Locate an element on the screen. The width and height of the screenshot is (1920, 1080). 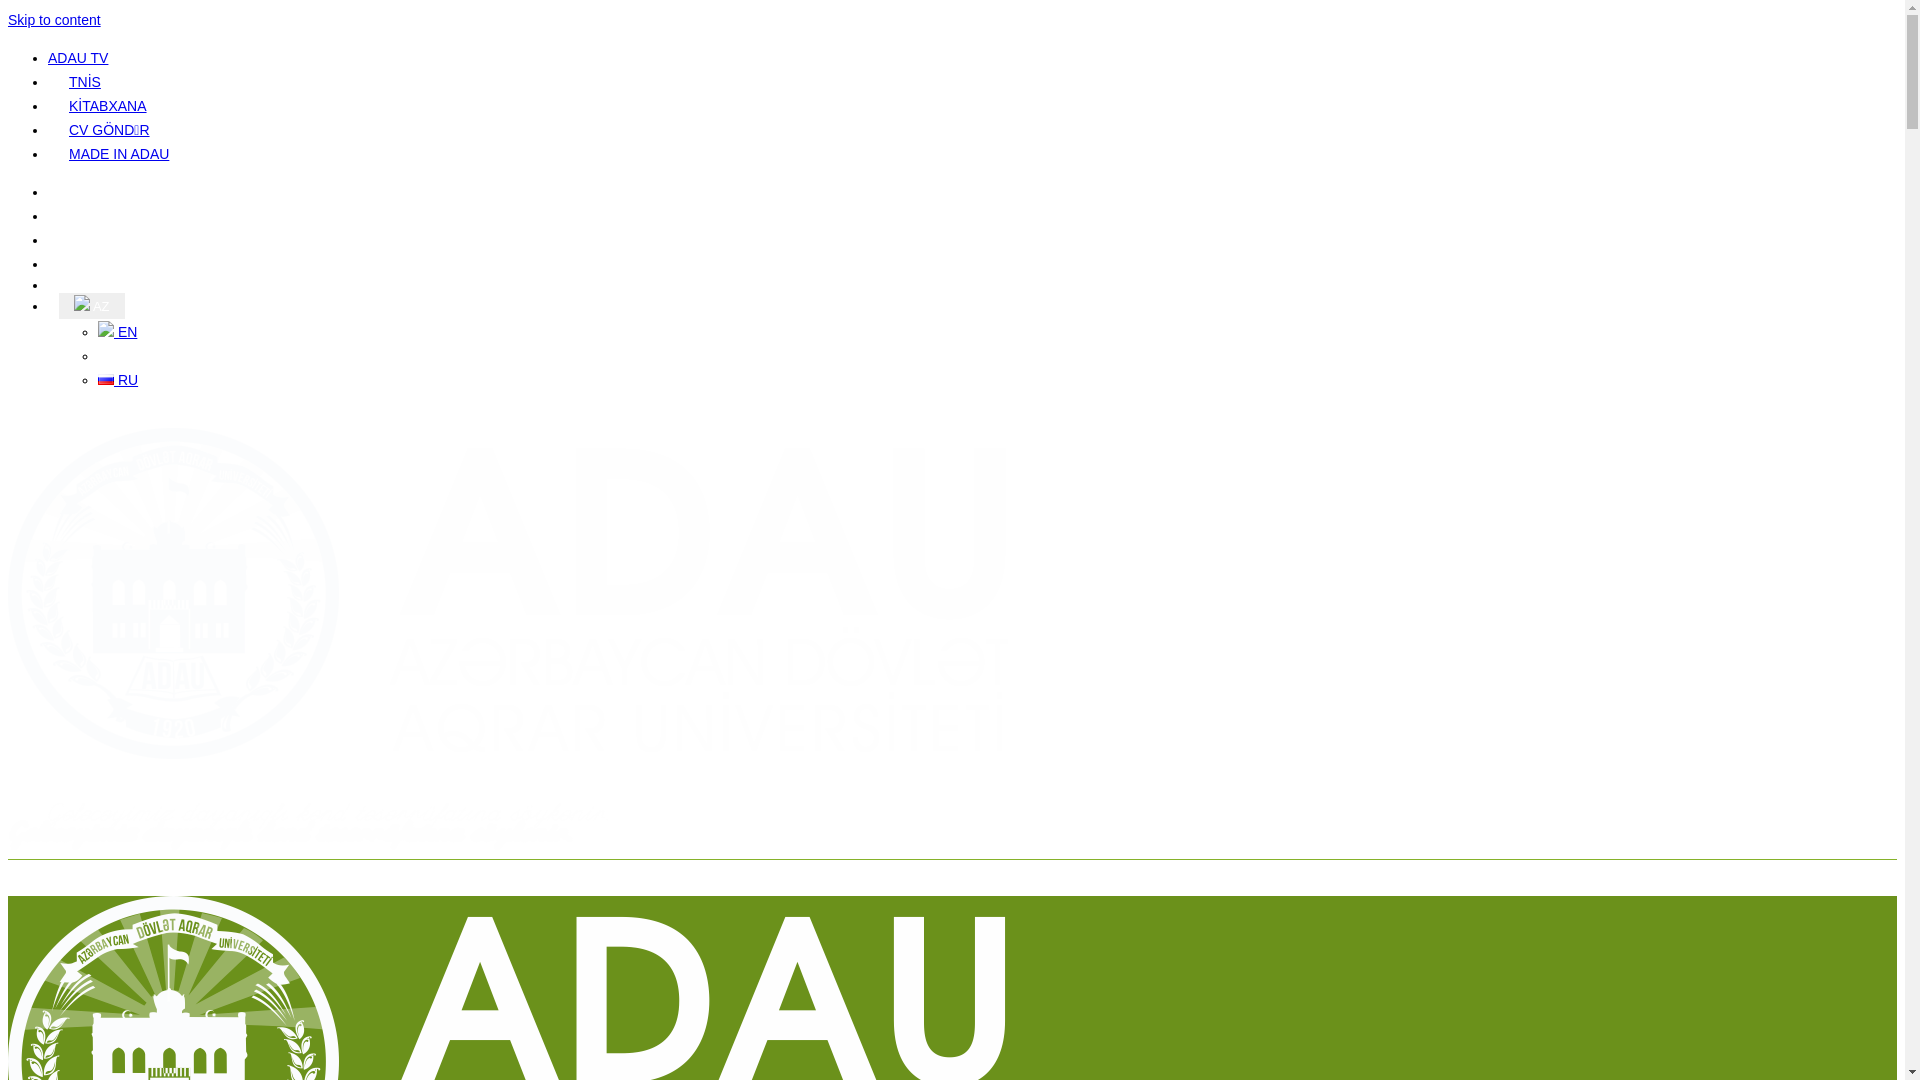
'MADE IN ADAU' is located at coordinates (118, 153).